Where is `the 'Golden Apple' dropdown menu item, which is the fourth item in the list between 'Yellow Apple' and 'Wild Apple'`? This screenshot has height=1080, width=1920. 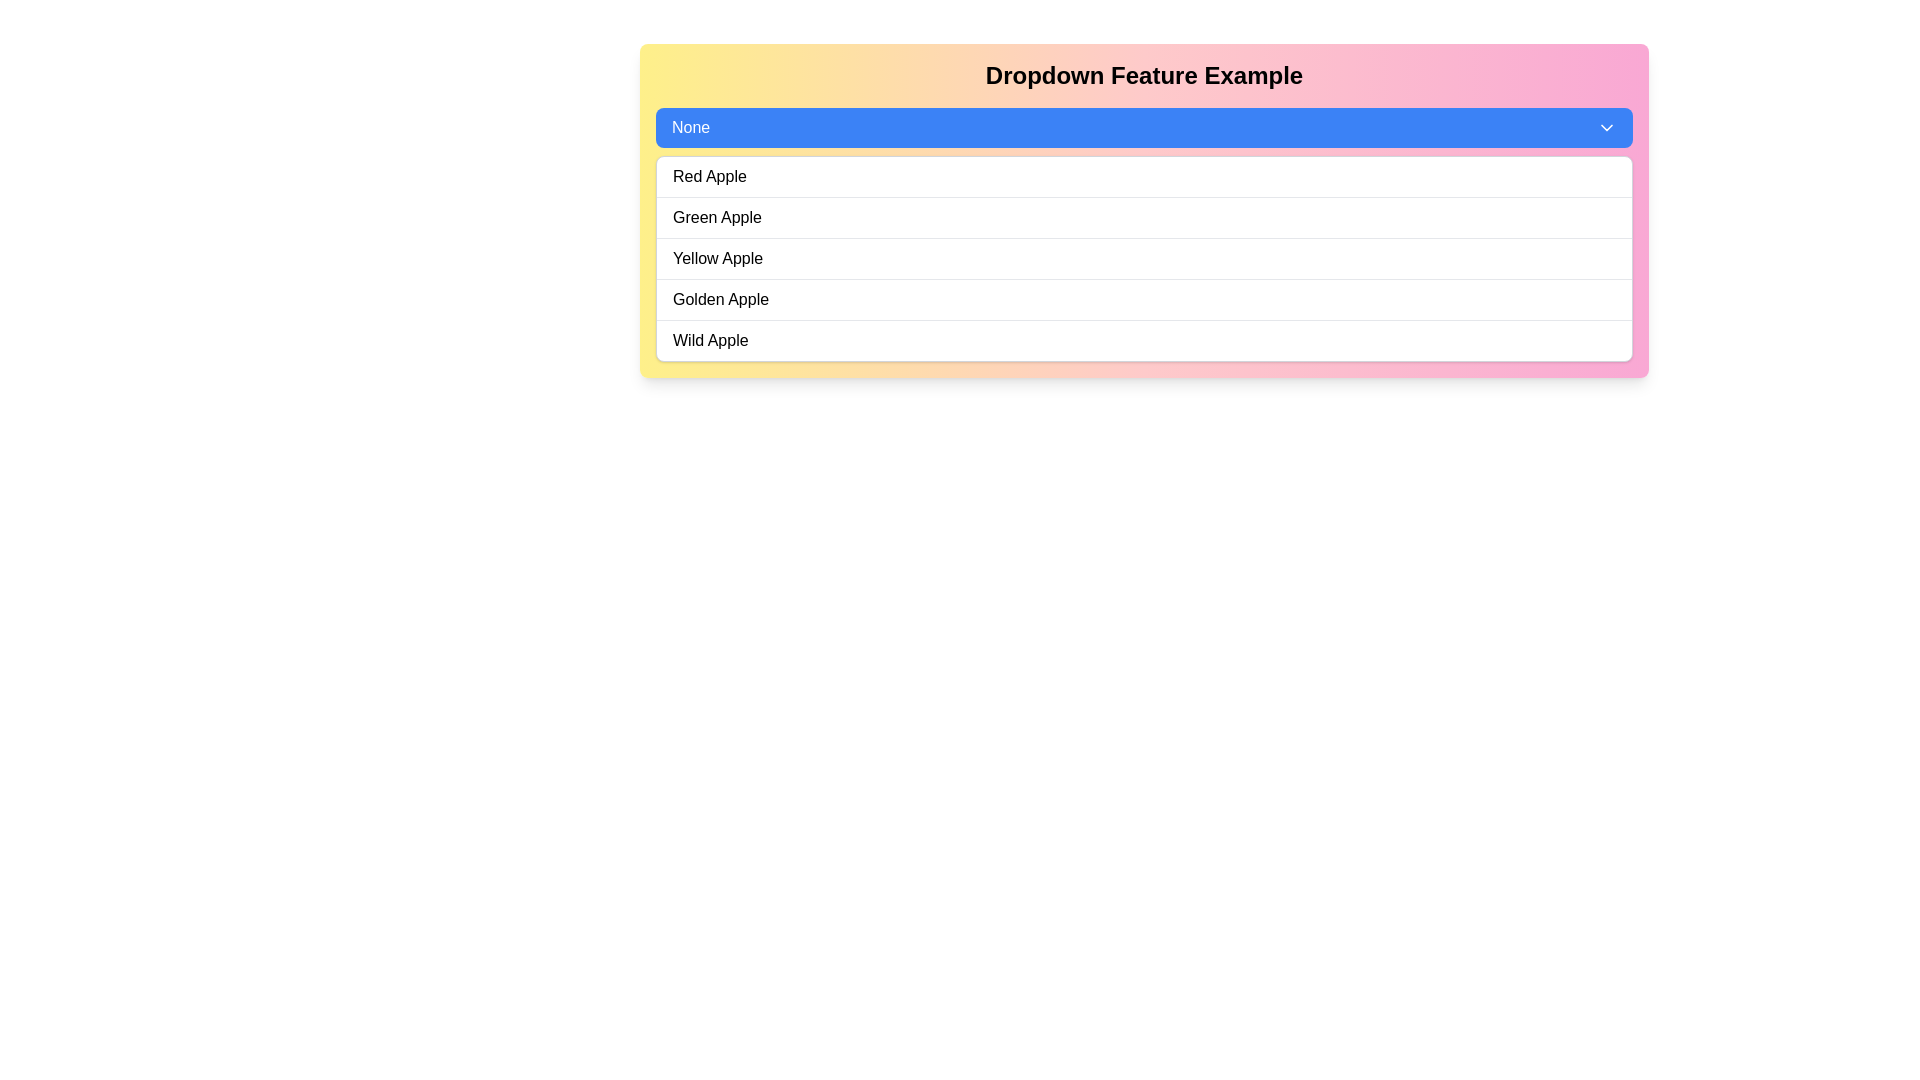
the 'Golden Apple' dropdown menu item, which is the fourth item in the list between 'Yellow Apple' and 'Wild Apple' is located at coordinates (1144, 299).